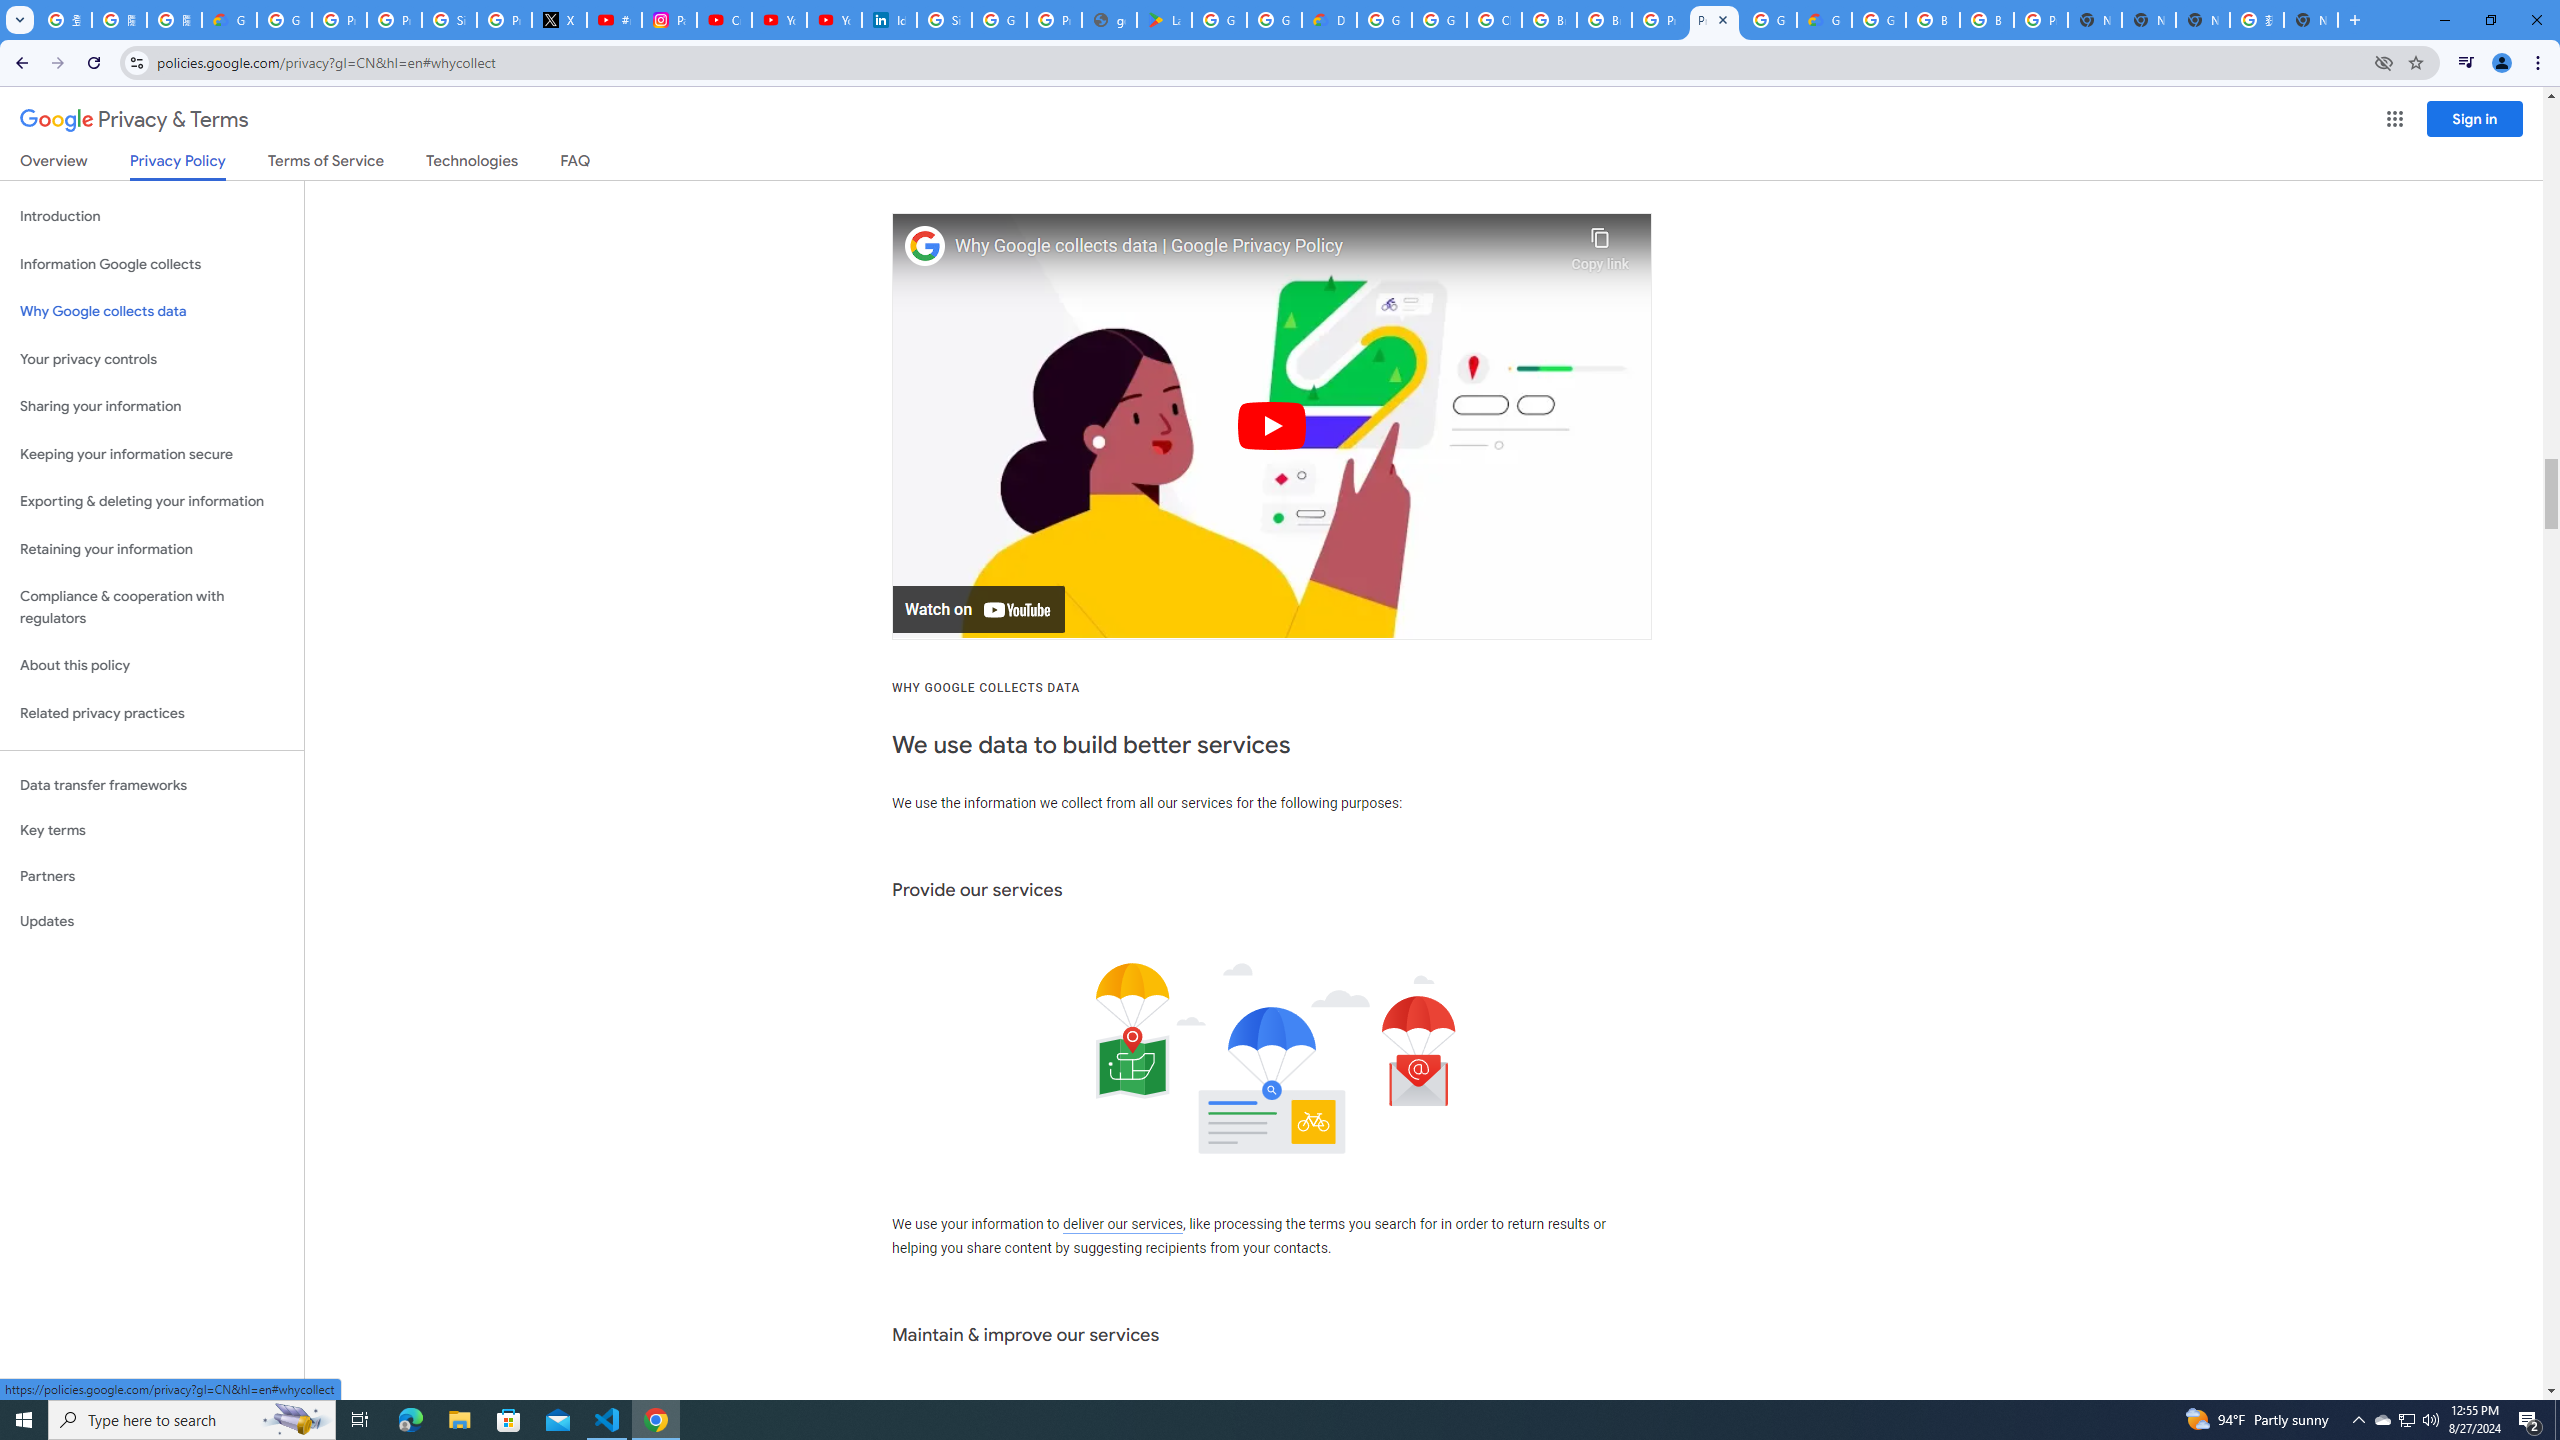  What do you see at coordinates (151, 549) in the screenshot?
I see `'Retaining your information'` at bounding box center [151, 549].